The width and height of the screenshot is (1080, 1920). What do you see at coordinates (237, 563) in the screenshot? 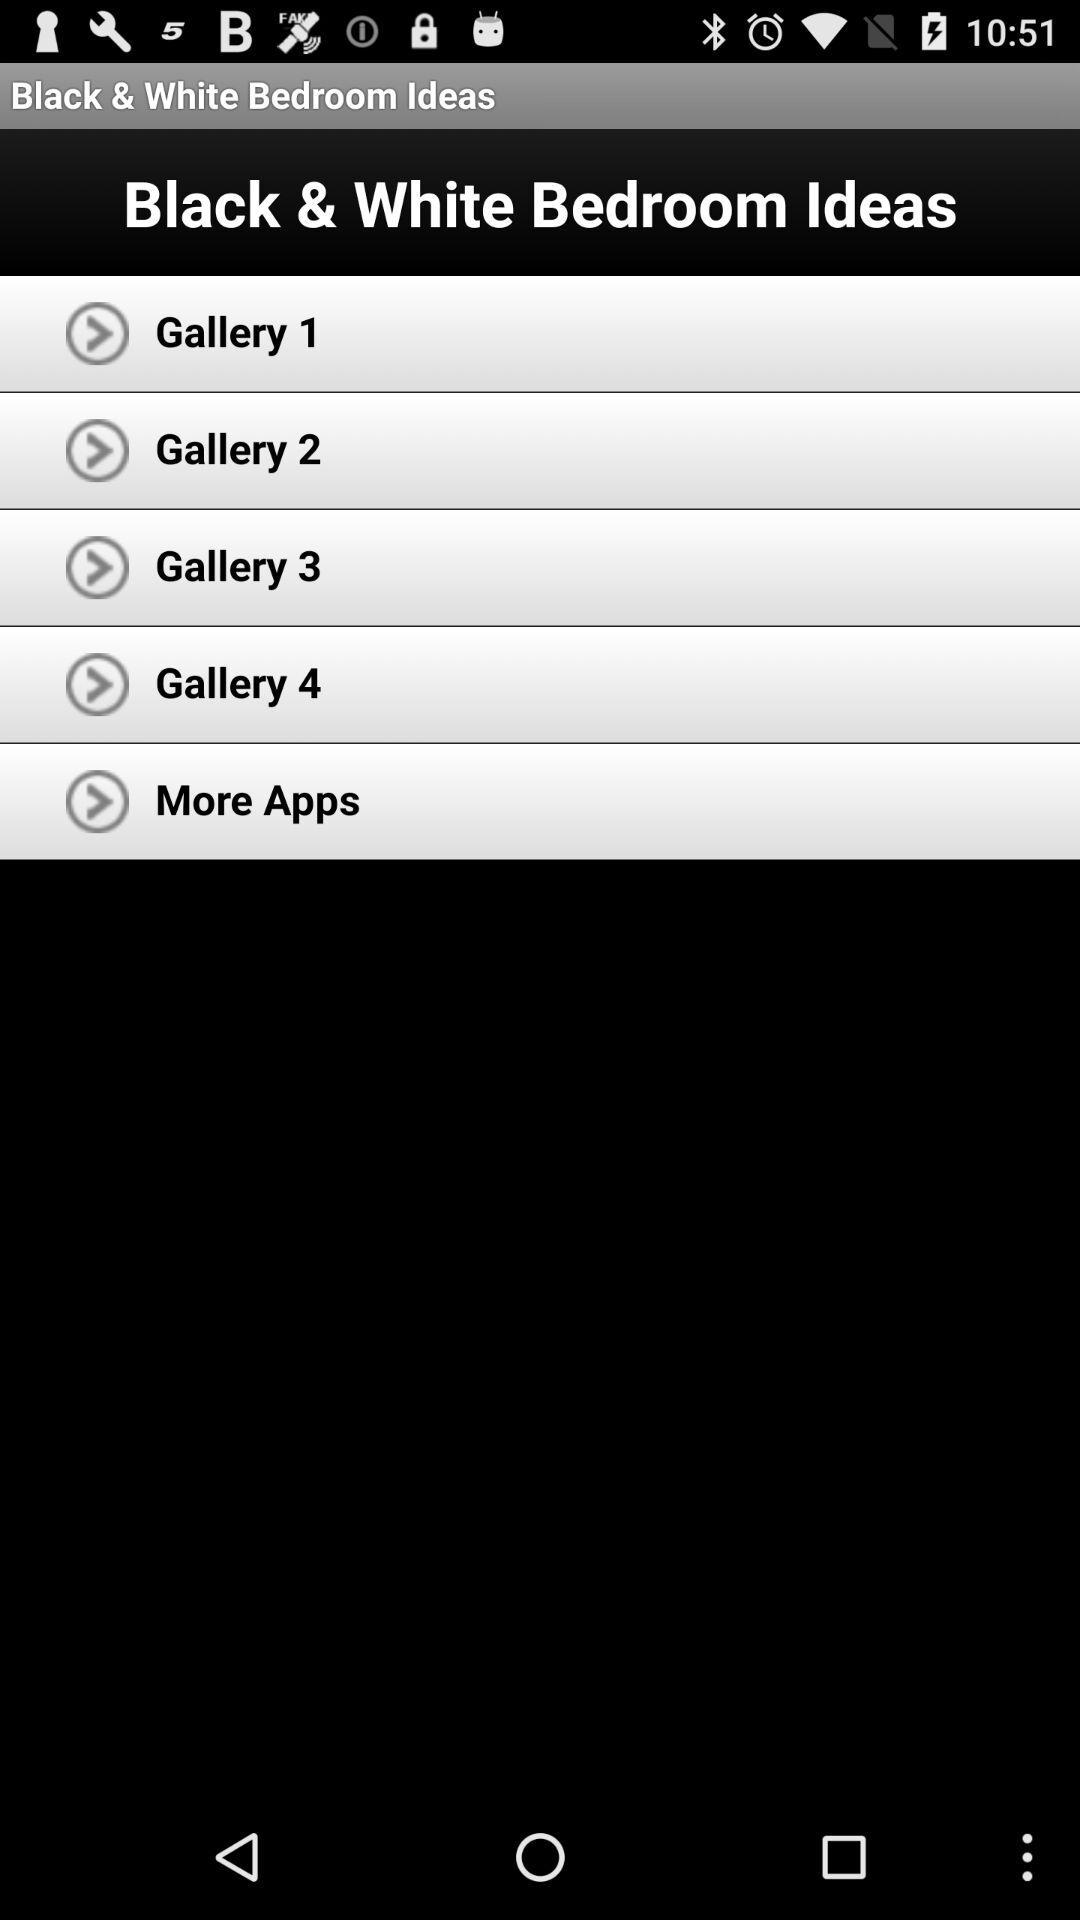
I see `the gallery 3` at bounding box center [237, 563].